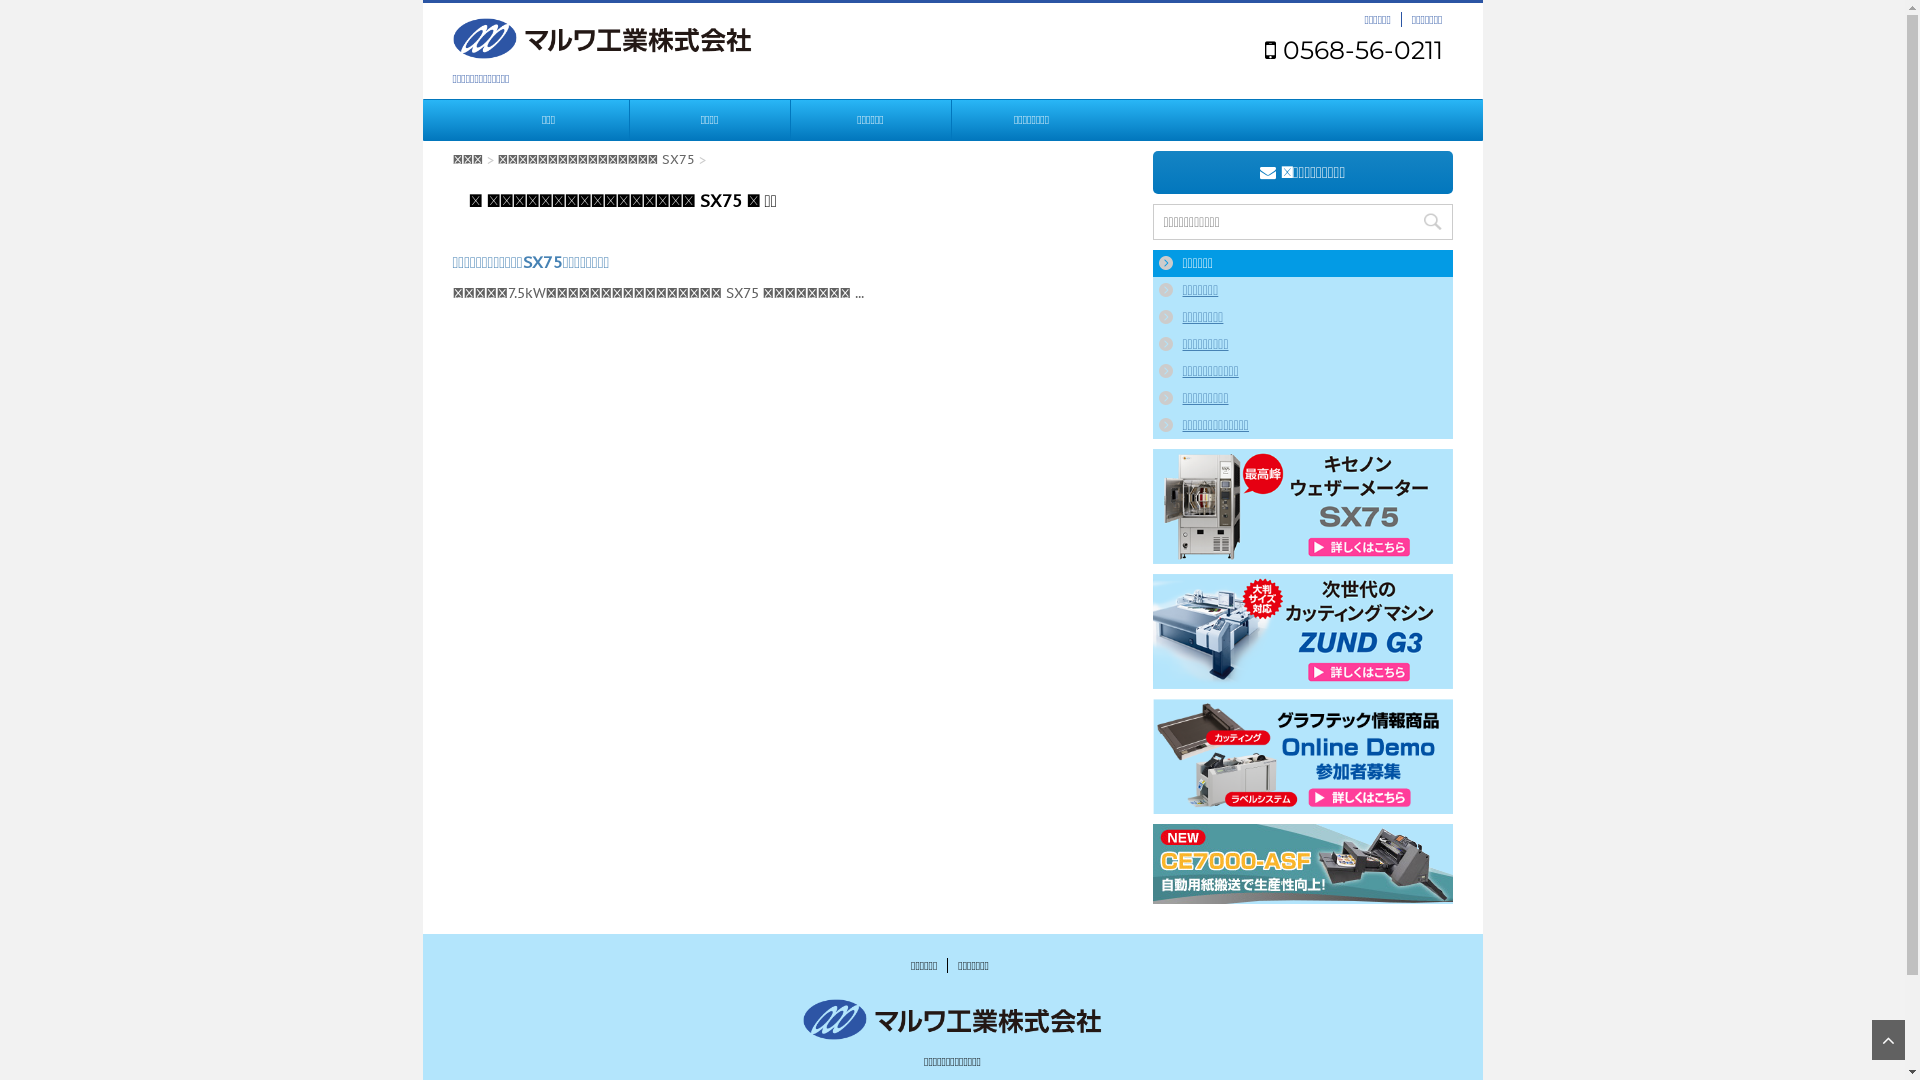  I want to click on ' 0568-56-0211', so click(1353, 49).